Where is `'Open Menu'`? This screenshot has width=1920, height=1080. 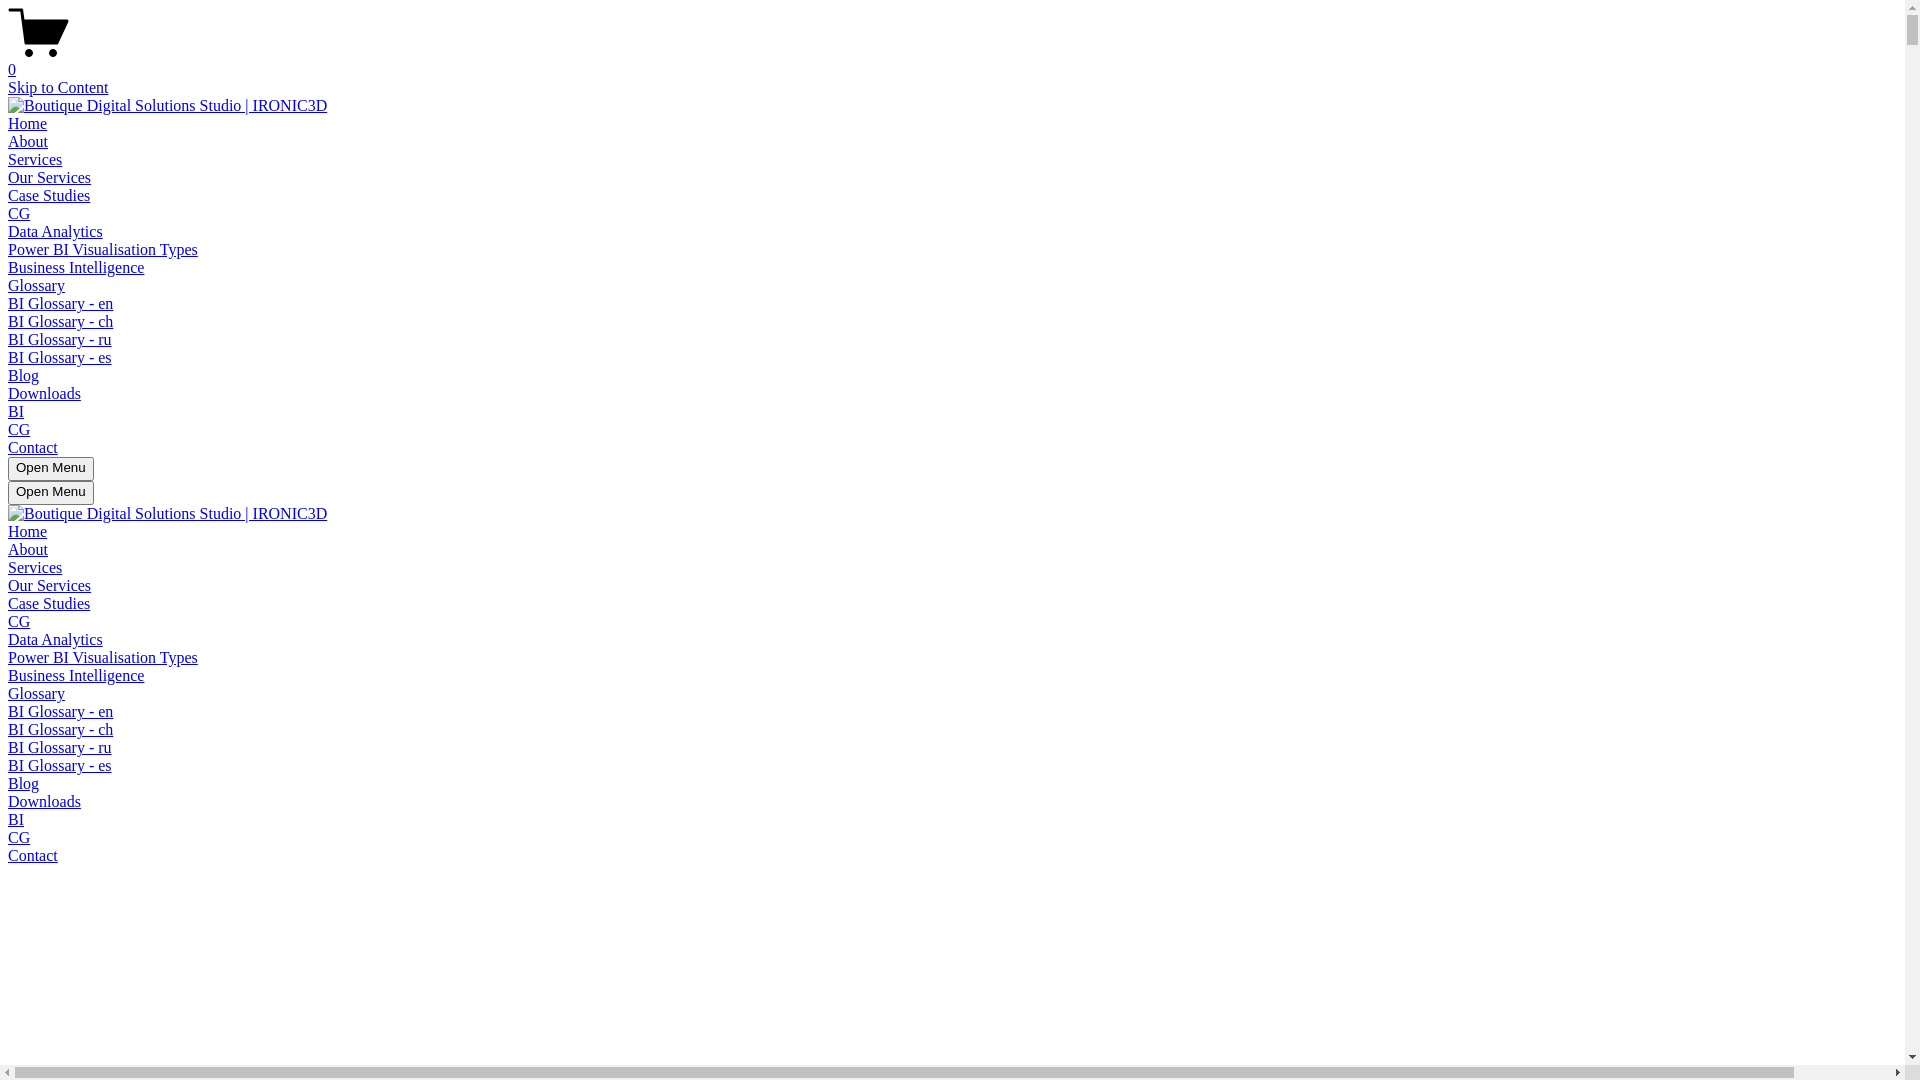
'Open Menu' is located at coordinates (51, 469).